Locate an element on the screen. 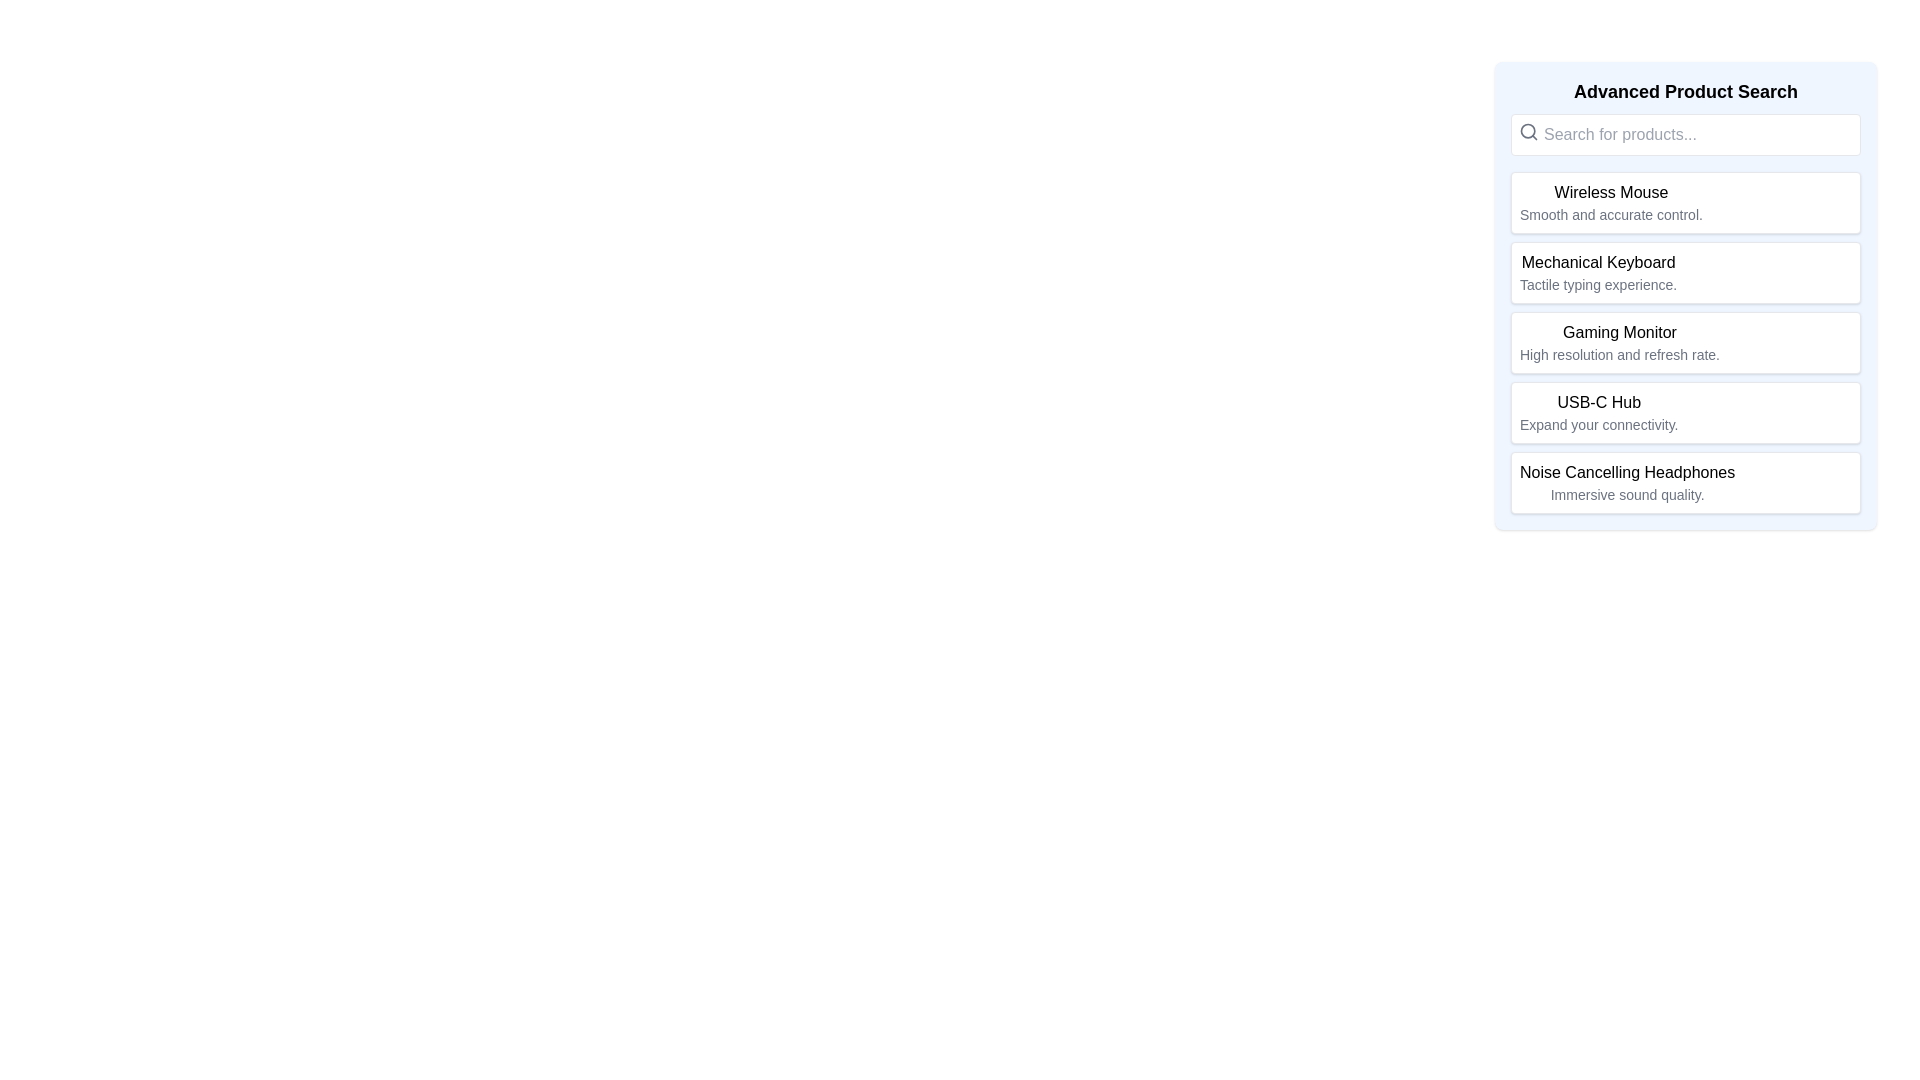  the 'USB-C Hub' title label in the product search list is located at coordinates (1598, 402).